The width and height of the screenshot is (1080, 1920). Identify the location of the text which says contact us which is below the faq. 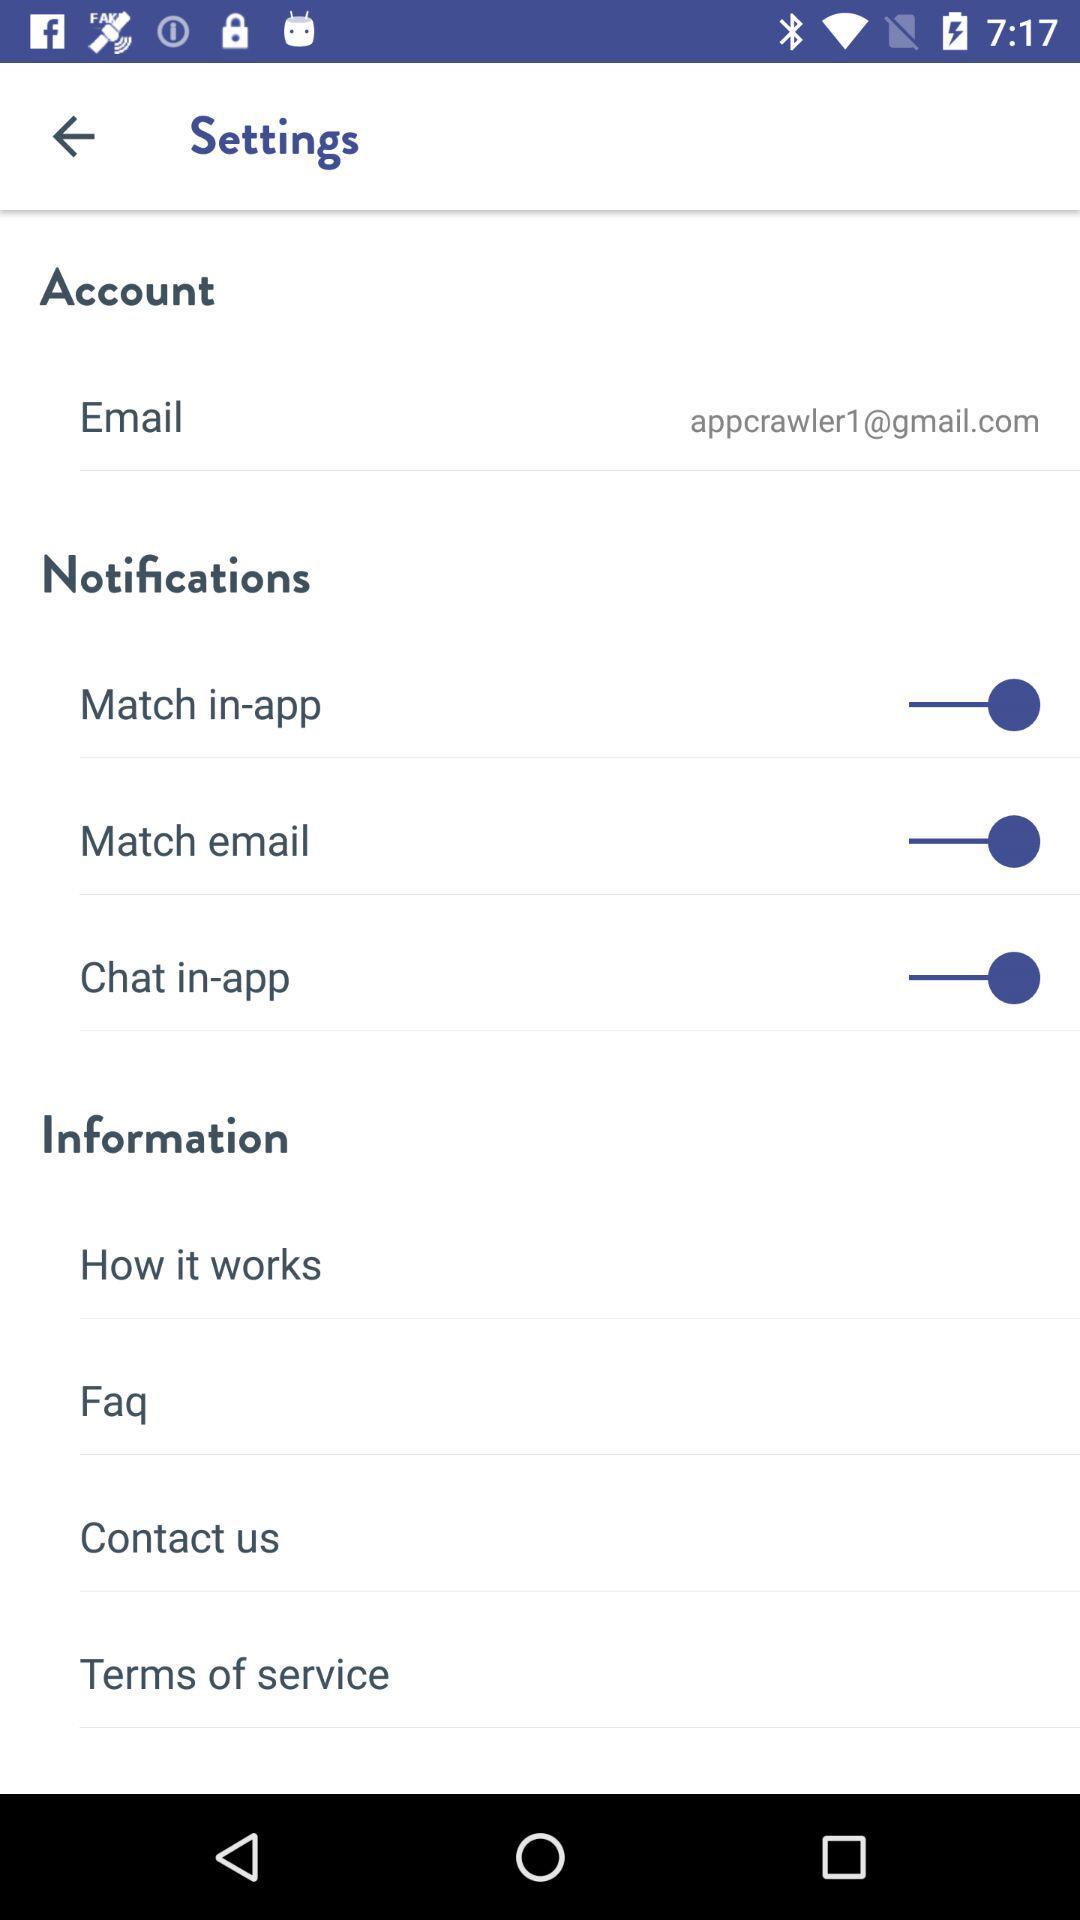
(559, 1522).